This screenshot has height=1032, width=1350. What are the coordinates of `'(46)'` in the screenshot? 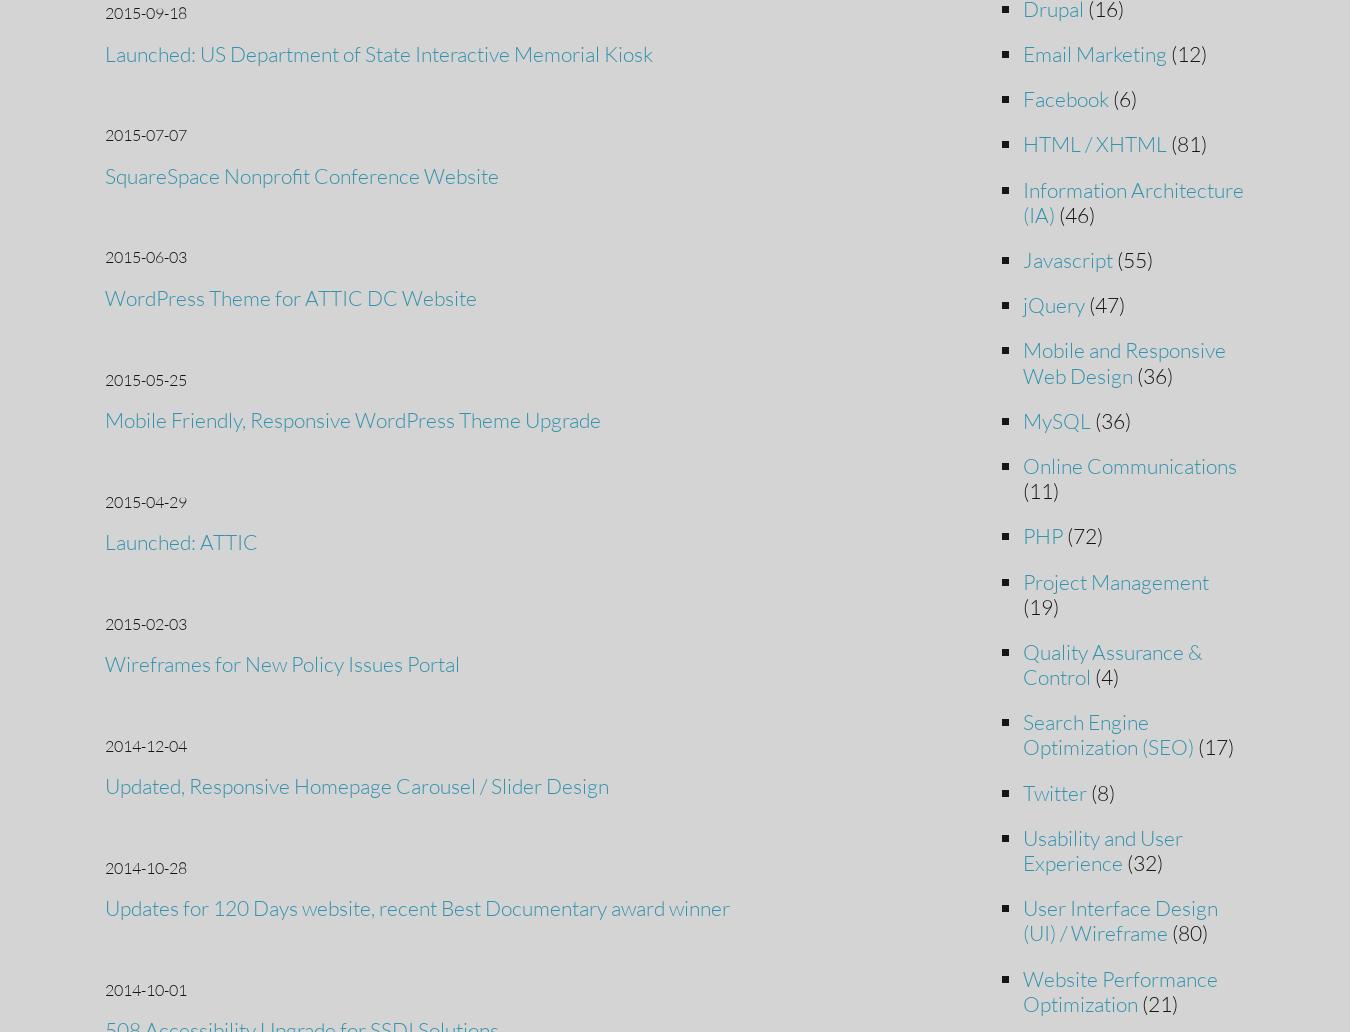 It's located at (1074, 213).